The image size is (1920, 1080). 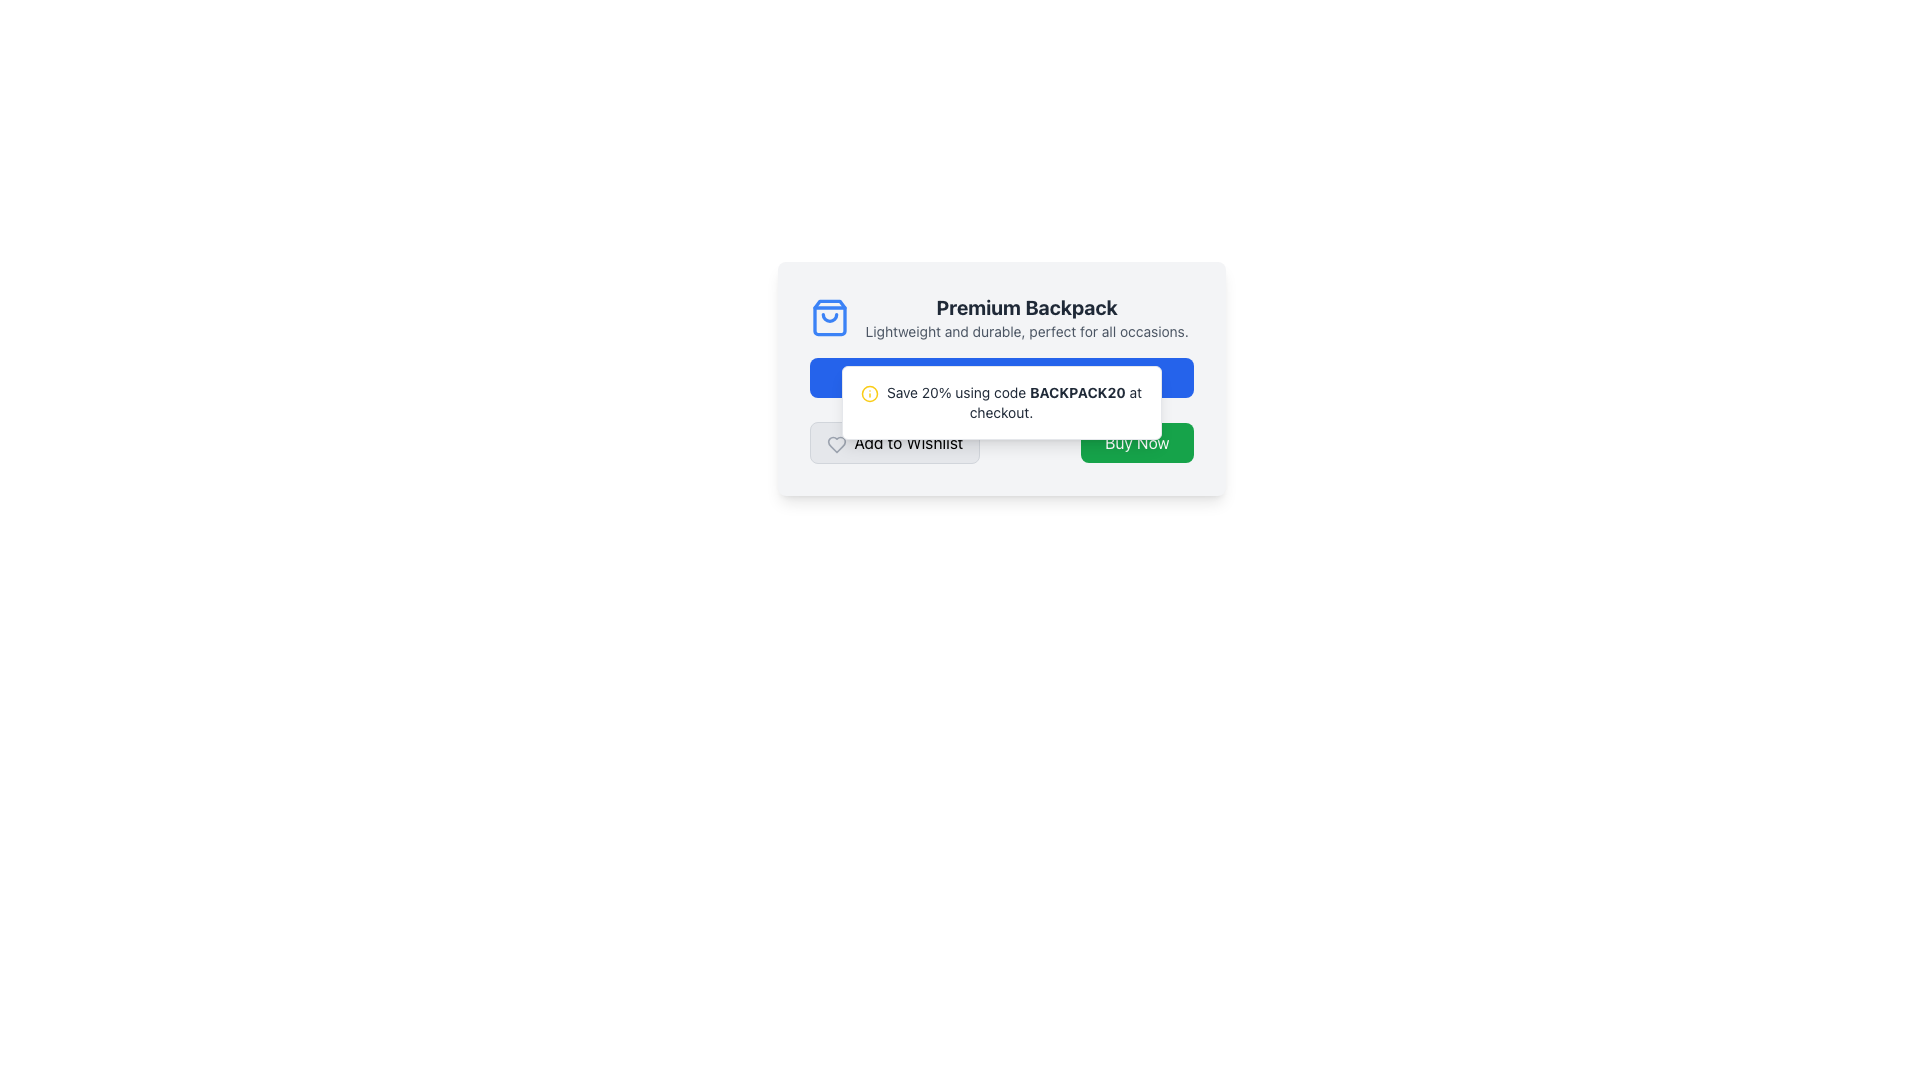 I want to click on the text element displaying the title 'Premium Backpack' and its description 'Lightweight and durable, perfect for all occasions.' which is styled with dark gray text on a light background, so click(x=1027, y=316).